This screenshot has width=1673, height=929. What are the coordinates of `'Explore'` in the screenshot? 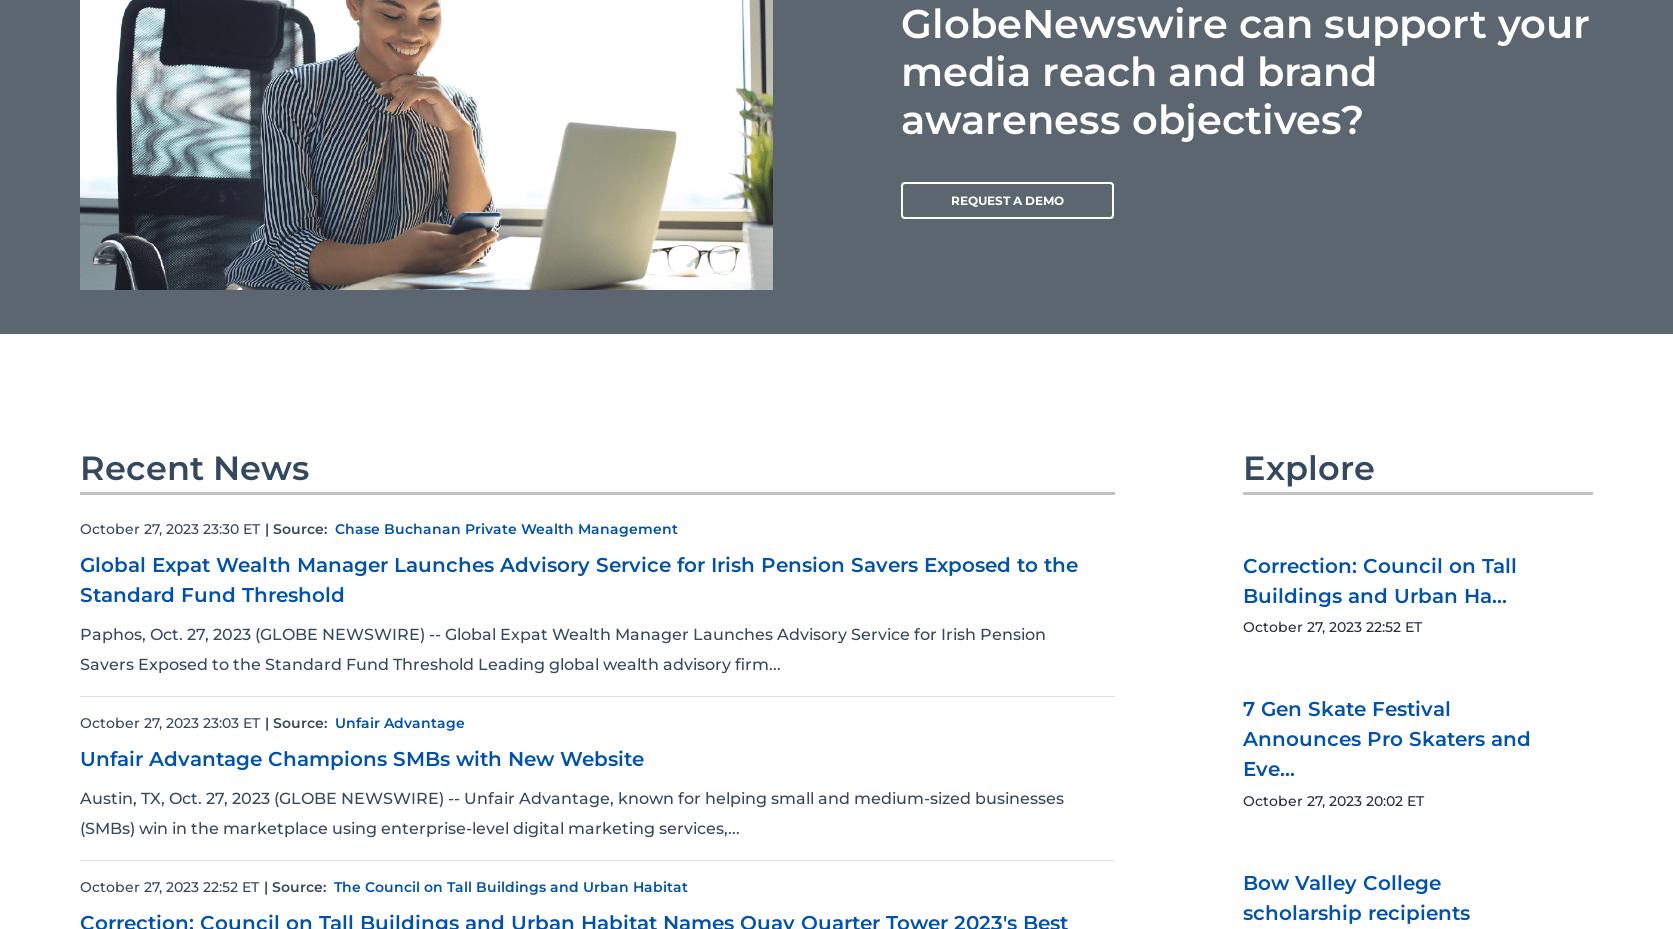 It's located at (1308, 467).